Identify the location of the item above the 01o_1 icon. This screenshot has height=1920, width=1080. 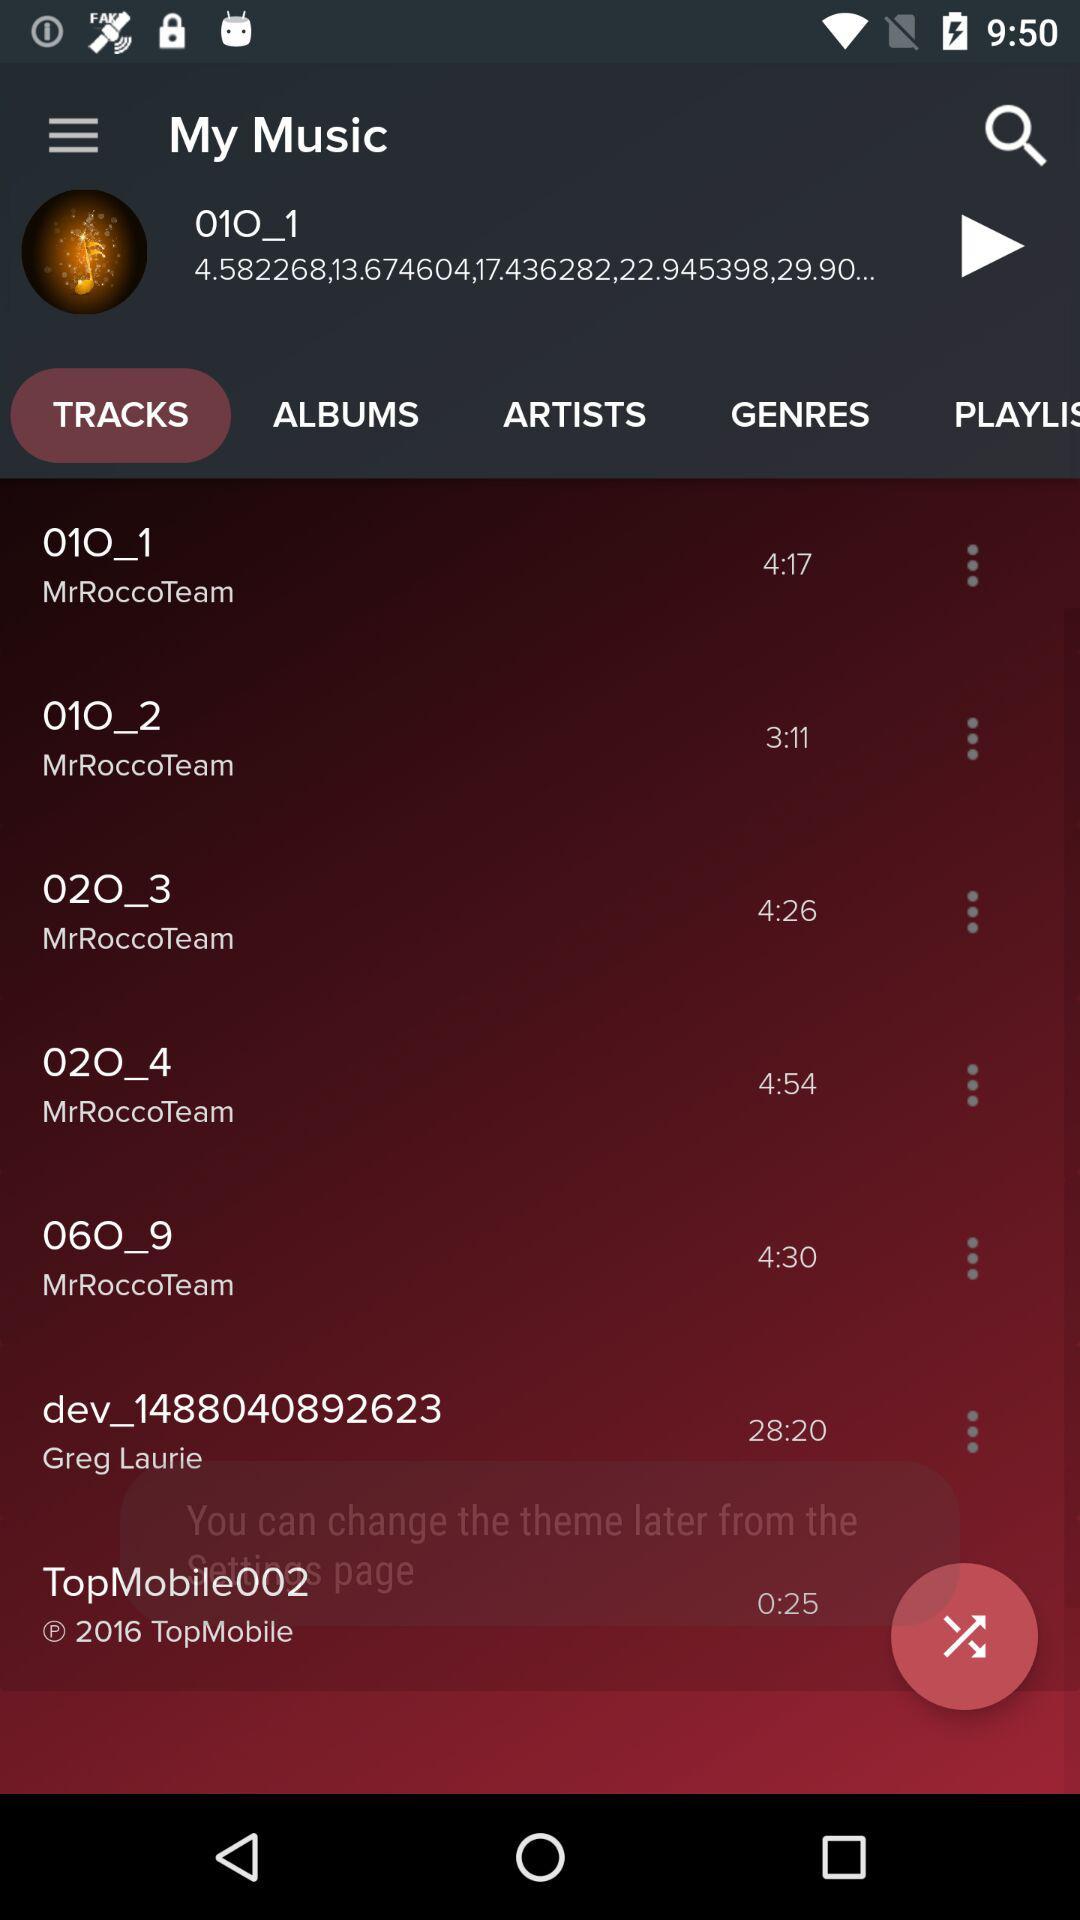
(345, 414).